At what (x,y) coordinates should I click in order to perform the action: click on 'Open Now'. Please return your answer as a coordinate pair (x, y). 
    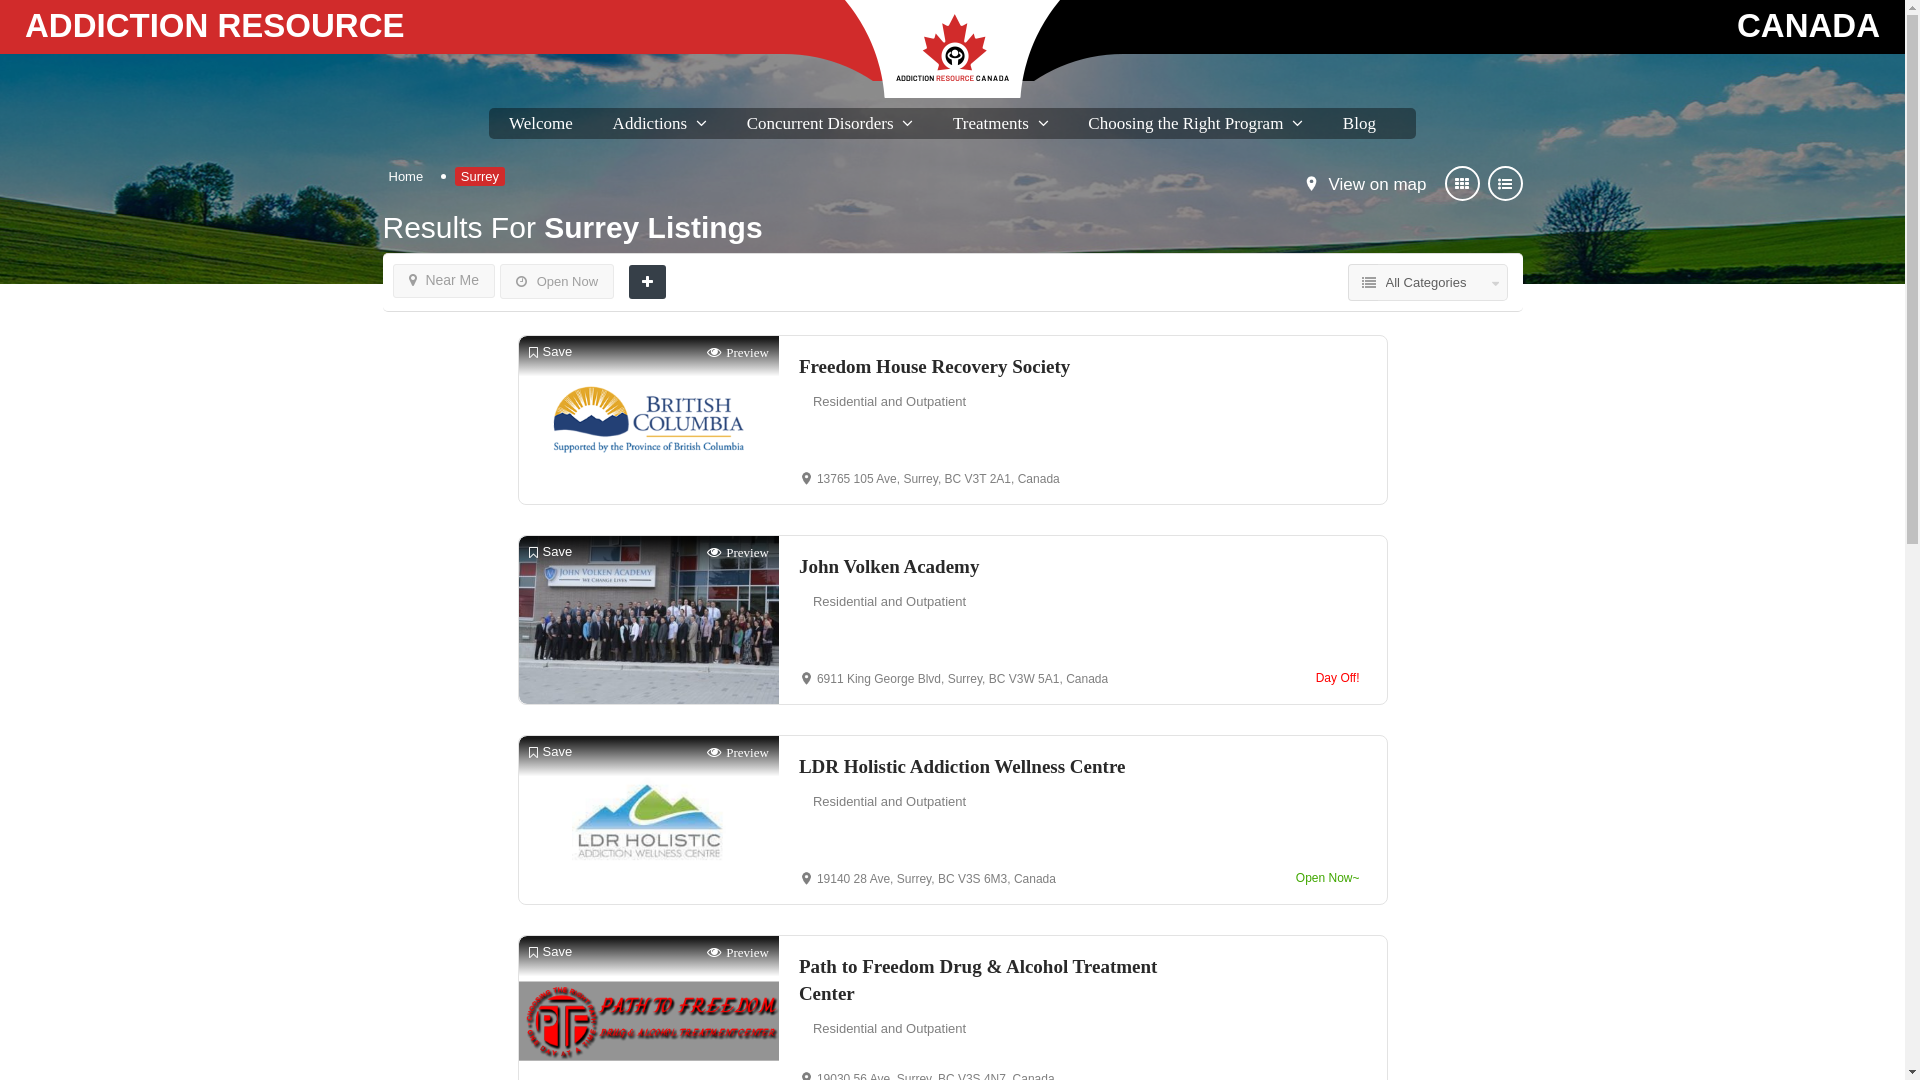
    Looking at the image, I should click on (556, 281).